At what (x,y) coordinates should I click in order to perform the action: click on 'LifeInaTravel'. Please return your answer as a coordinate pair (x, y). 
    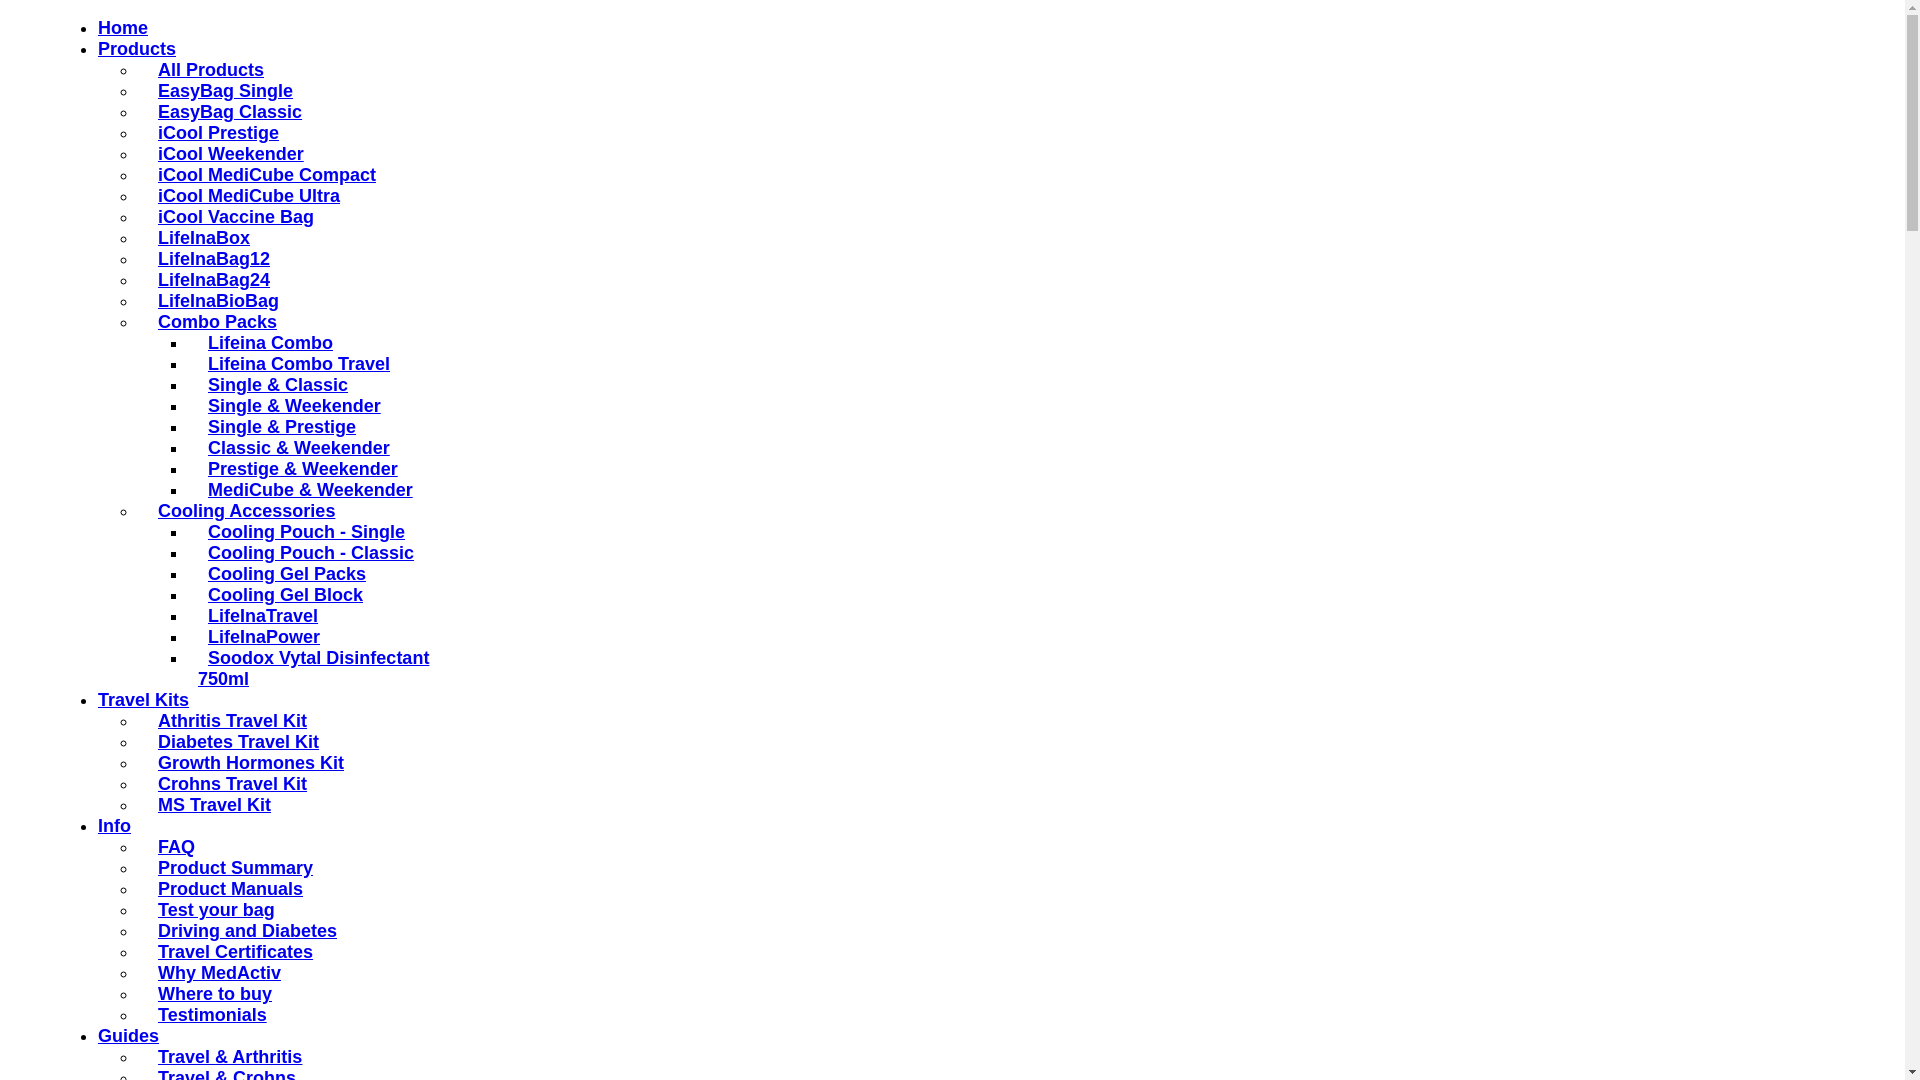
    Looking at the image, I should click on (257, 615).